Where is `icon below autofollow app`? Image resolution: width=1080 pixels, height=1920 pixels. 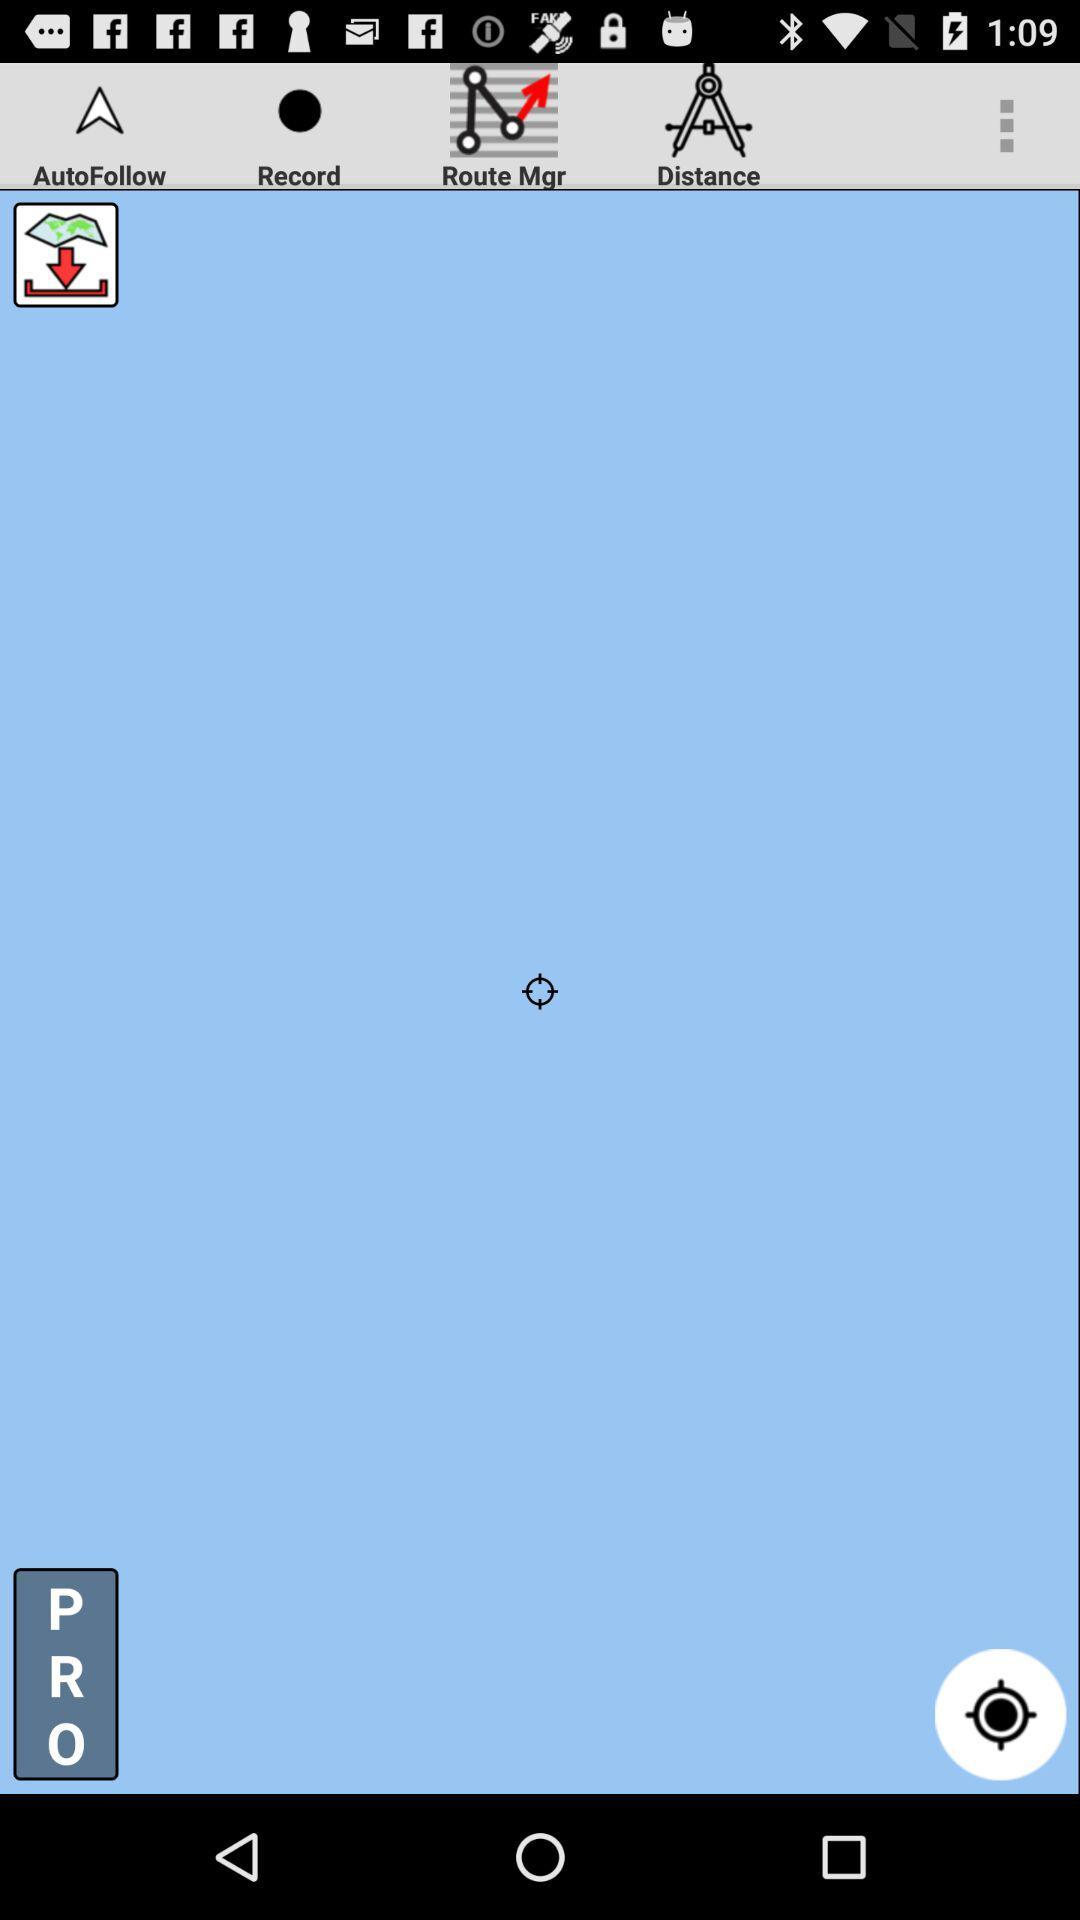 icon below autofollow app is located at coordinates (64, 253).